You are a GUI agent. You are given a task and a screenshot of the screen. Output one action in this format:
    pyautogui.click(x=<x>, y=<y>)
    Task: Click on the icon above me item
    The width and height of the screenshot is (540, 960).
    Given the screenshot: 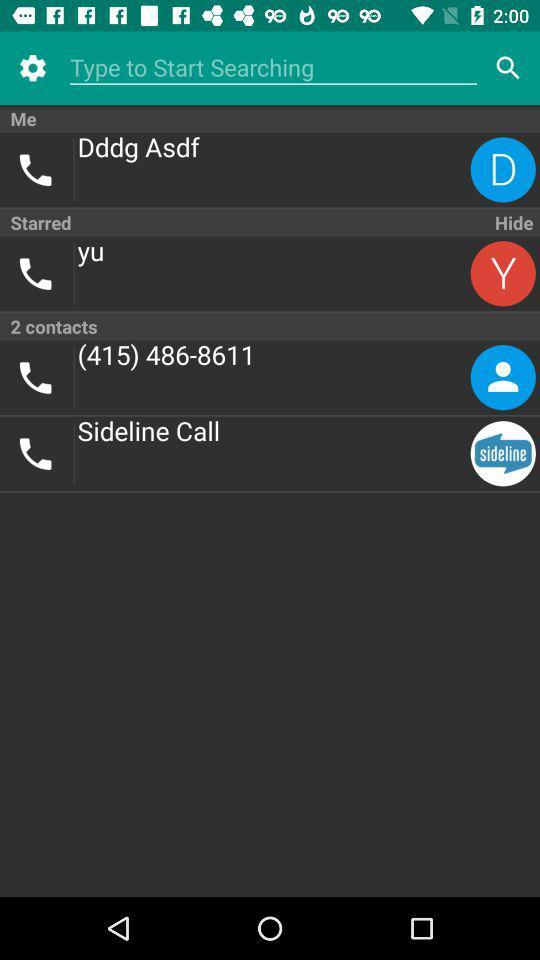 What is the action you would take?
    pyautogui.click(x=31, y=68)
    